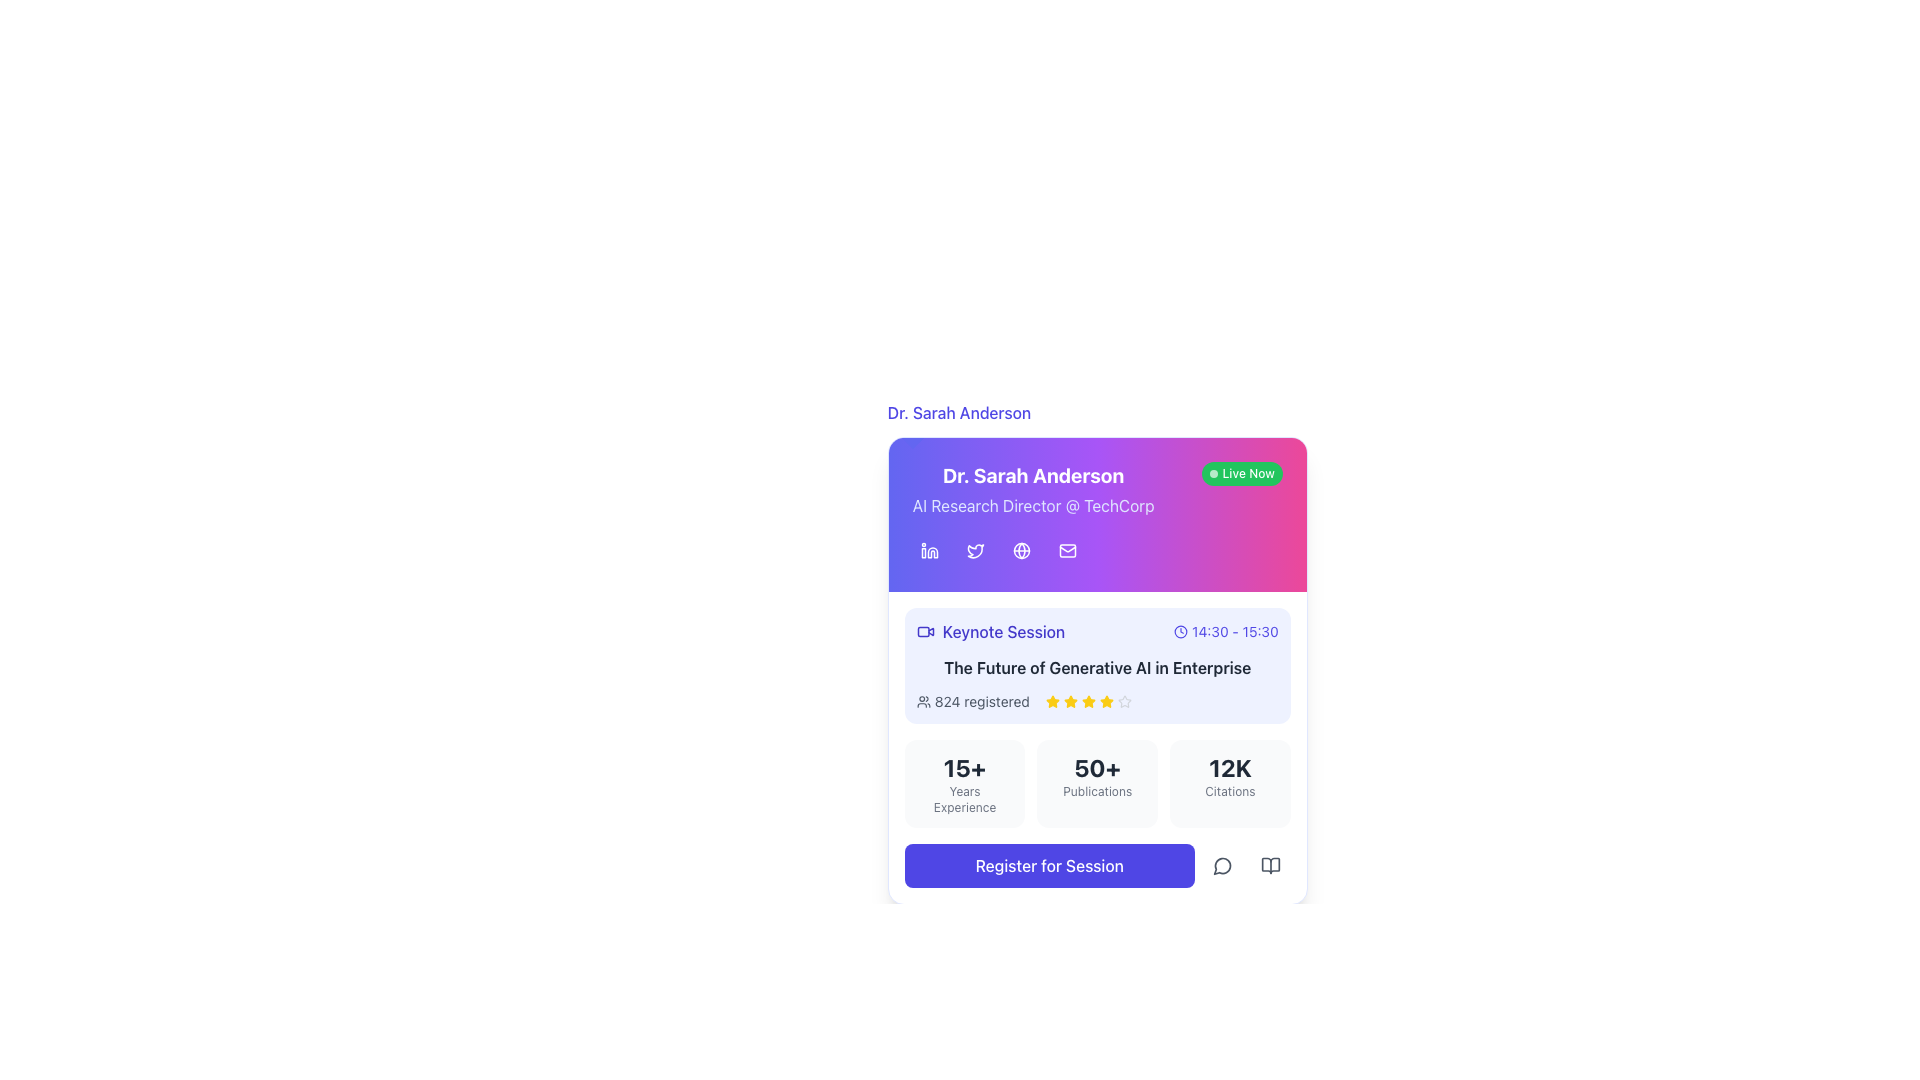 Image resolution: width=1920 pixels, height=1080 pixels. I want to click on the email icon located under 'Dr. Sarah Anderson' in the profile card, so click(1066, 551).